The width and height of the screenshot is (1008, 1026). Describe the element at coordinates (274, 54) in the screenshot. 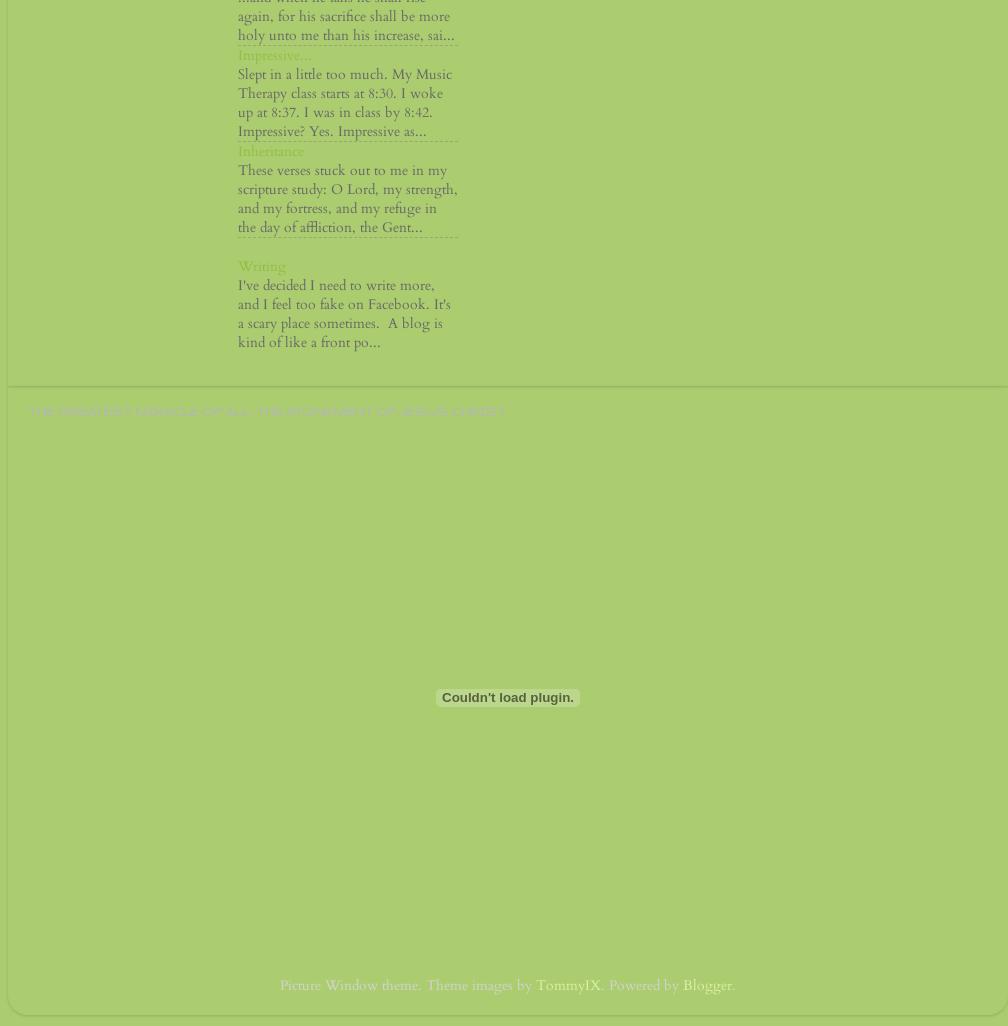

I see `'Impressive...'` at that location.